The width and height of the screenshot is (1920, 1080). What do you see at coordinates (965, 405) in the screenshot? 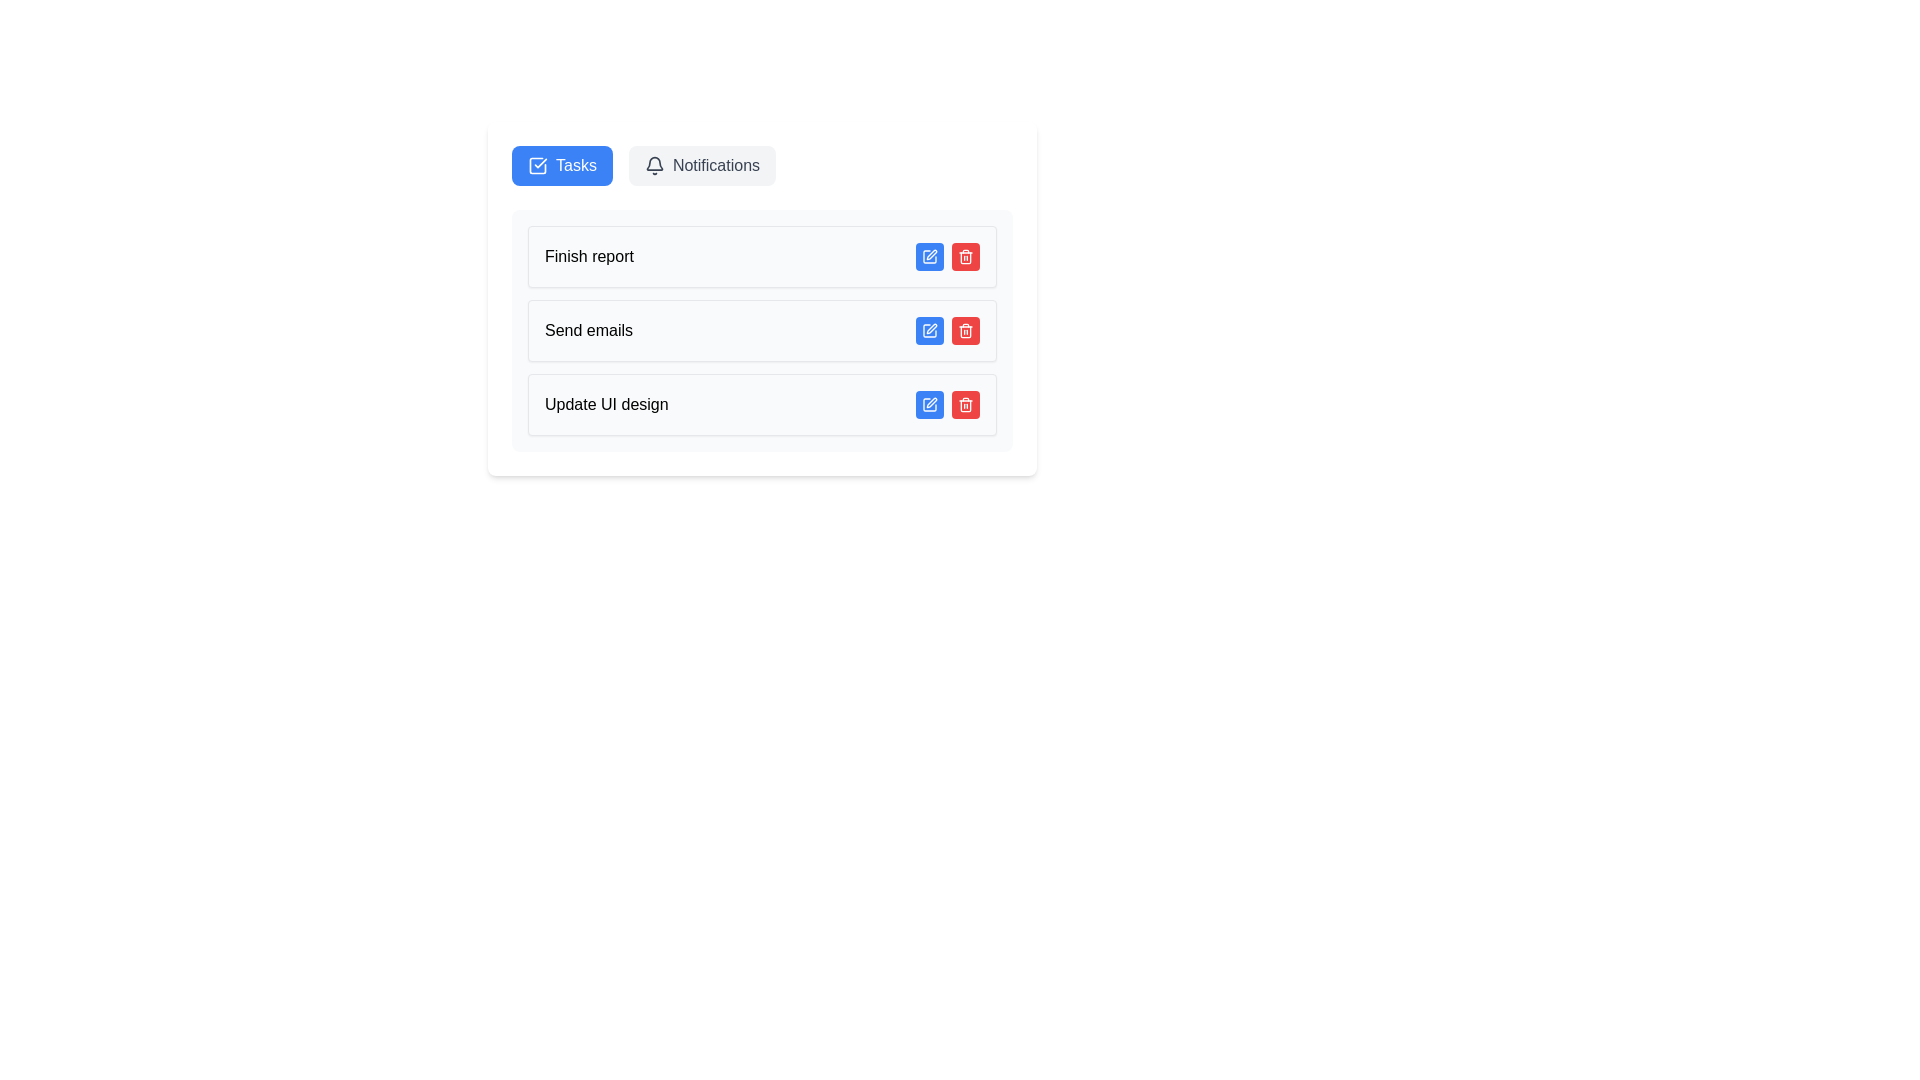
I see `the red square button with rounded corners containing a trashcan icon` at bounding box center [965, 405].